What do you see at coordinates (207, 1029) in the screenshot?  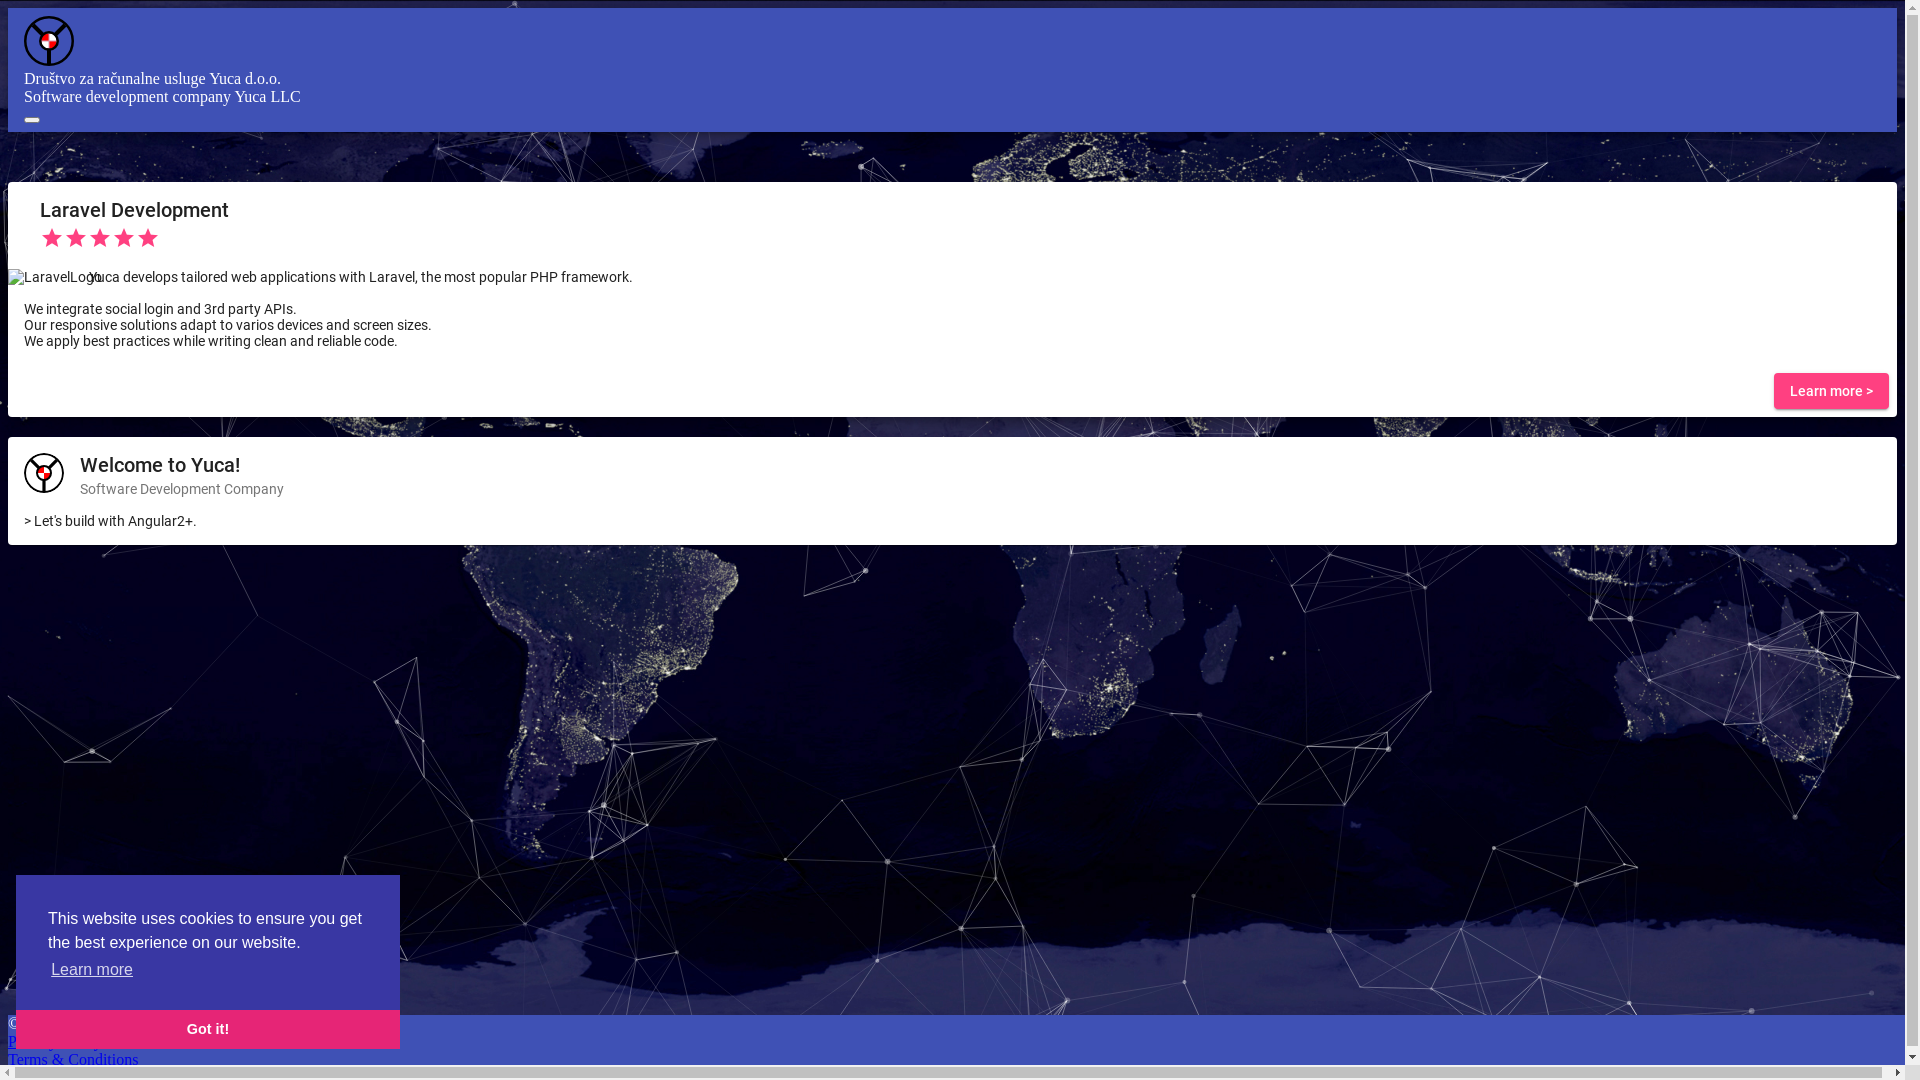 I see `'Got it!'` at bounding box center [207, 1029].